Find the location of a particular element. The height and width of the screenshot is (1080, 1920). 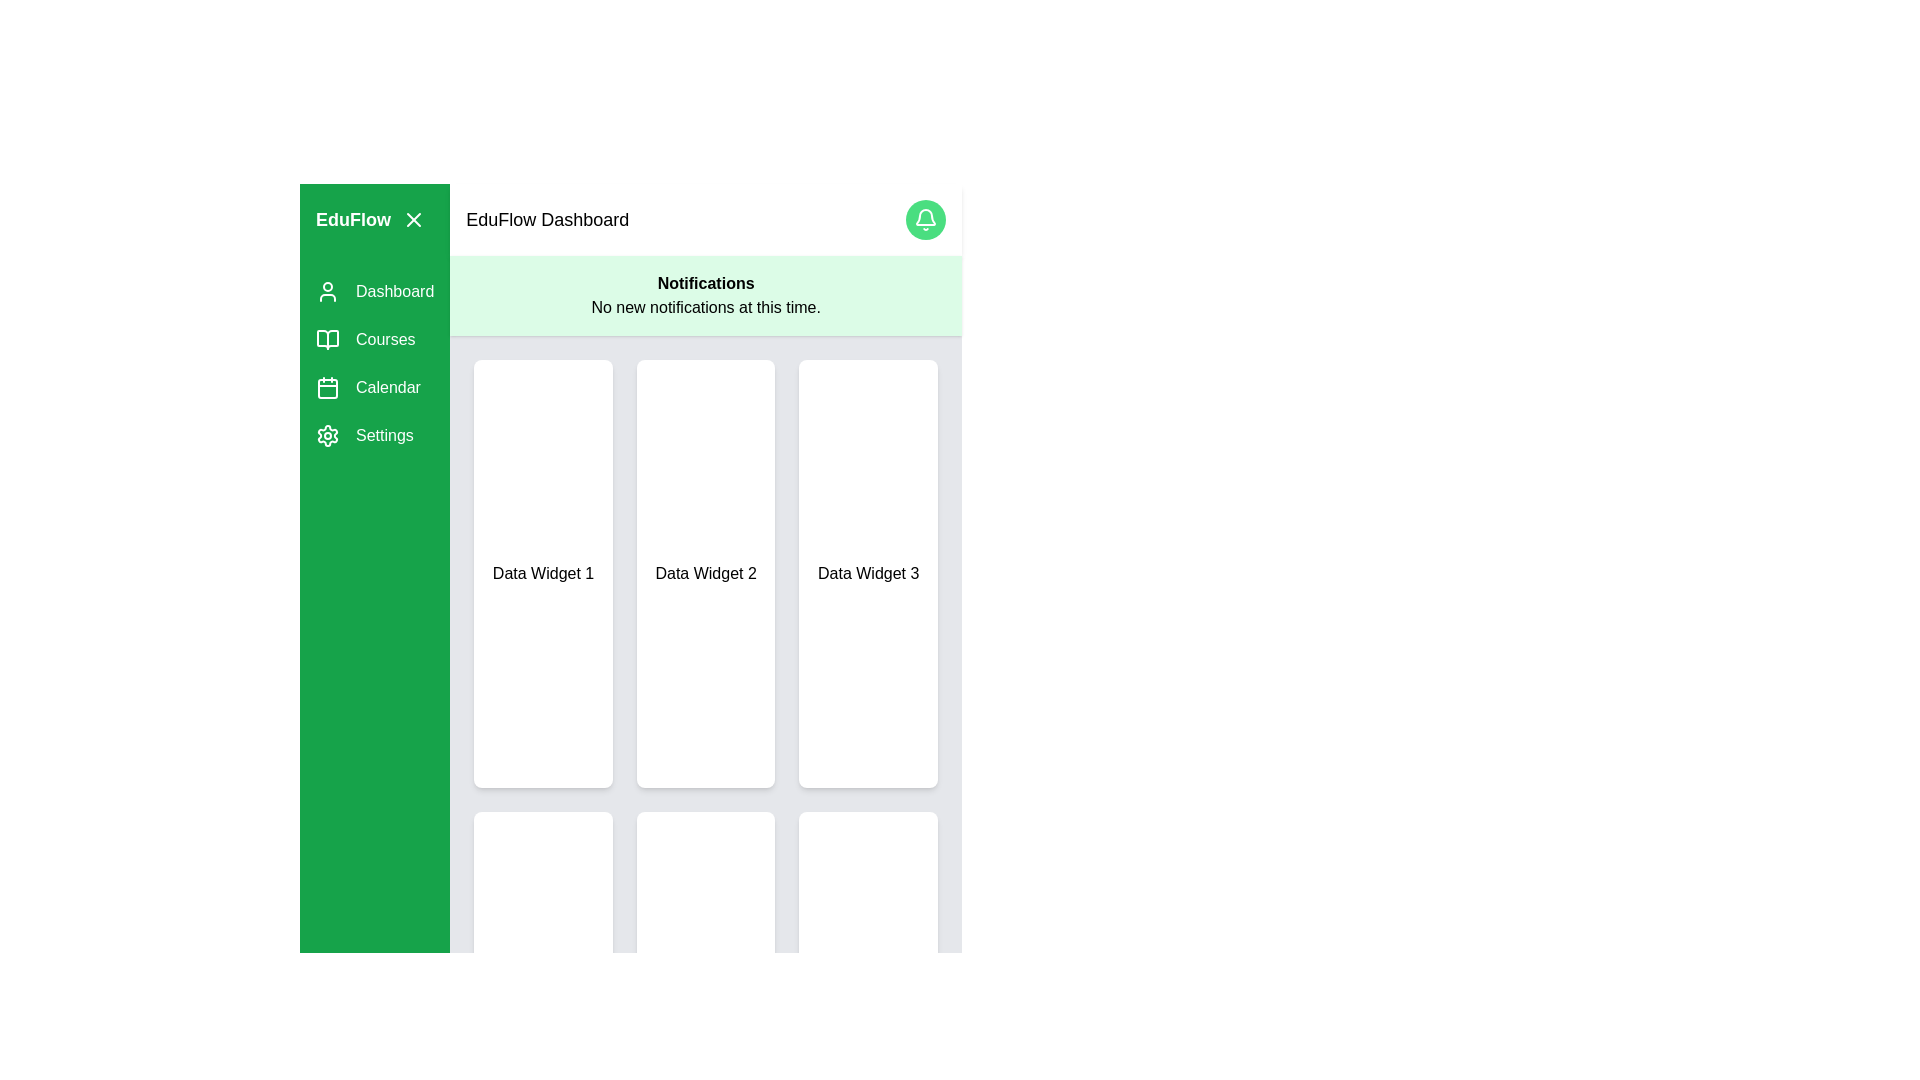

the 'X' icon styled with a green backdrop in the left sidebar is located at coordinates (413, 219).